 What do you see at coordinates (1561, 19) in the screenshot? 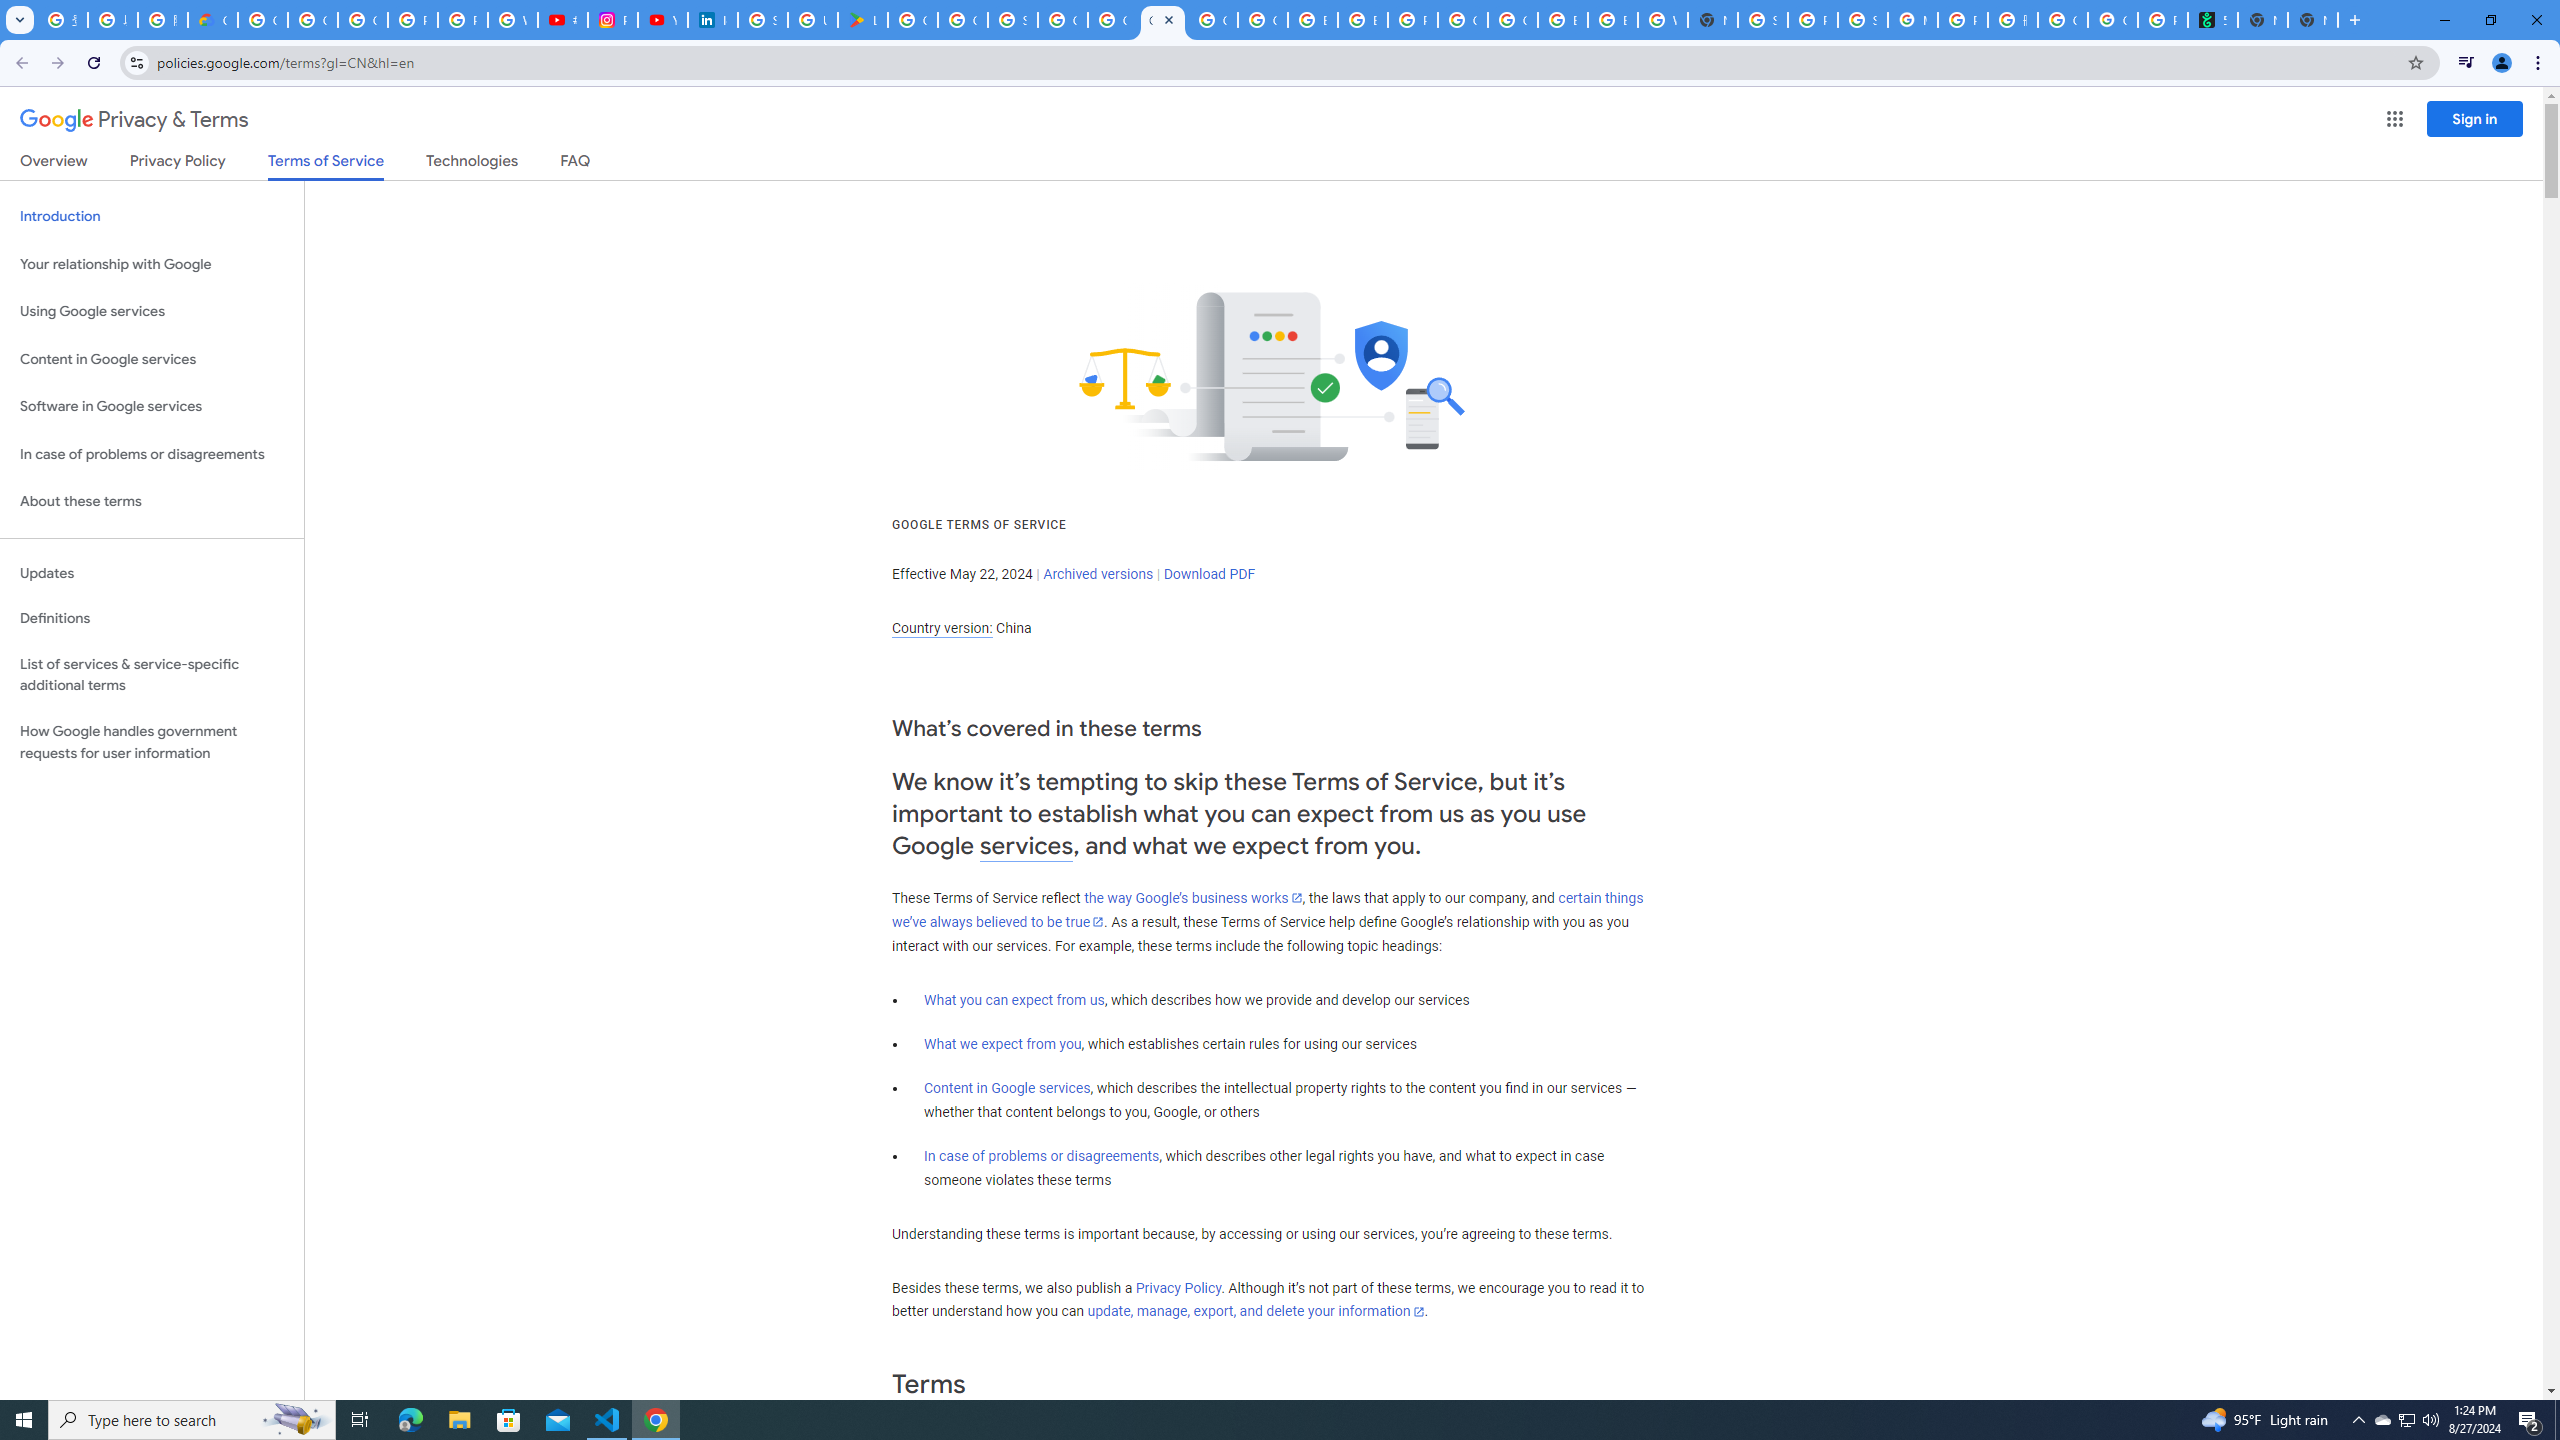
I see `'Browse Chrome as a guest - Computer - Google Chrome Help'` at bounding box center [1561, 19].